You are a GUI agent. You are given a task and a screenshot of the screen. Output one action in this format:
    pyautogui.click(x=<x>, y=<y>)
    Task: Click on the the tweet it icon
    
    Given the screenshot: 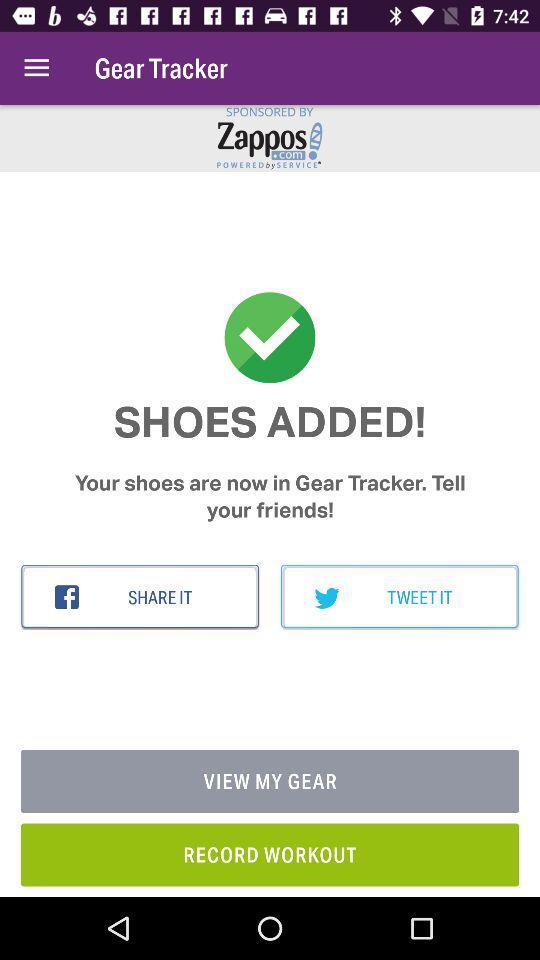 What is the action you would take?
    pyautogui.click(x=399, y=597)
    